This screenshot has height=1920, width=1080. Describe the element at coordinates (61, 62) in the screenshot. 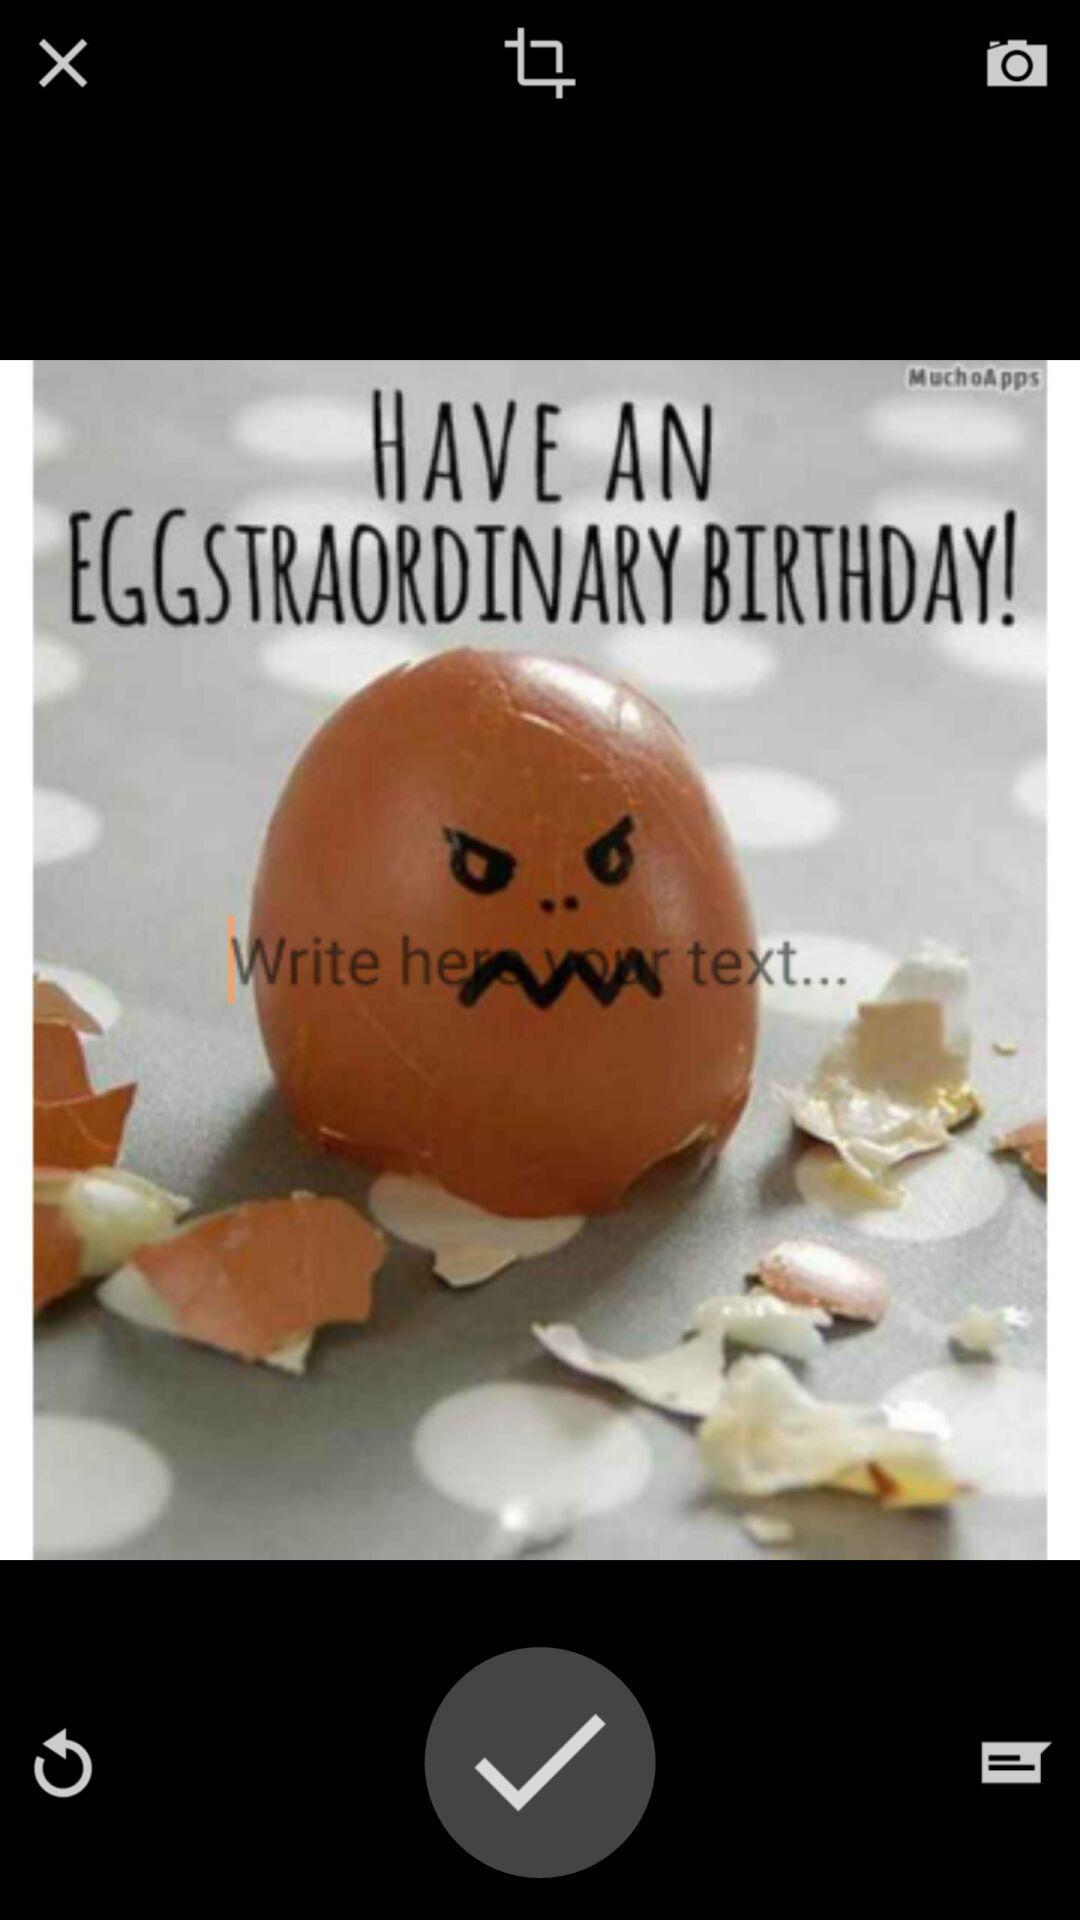

I see `option` at that location.